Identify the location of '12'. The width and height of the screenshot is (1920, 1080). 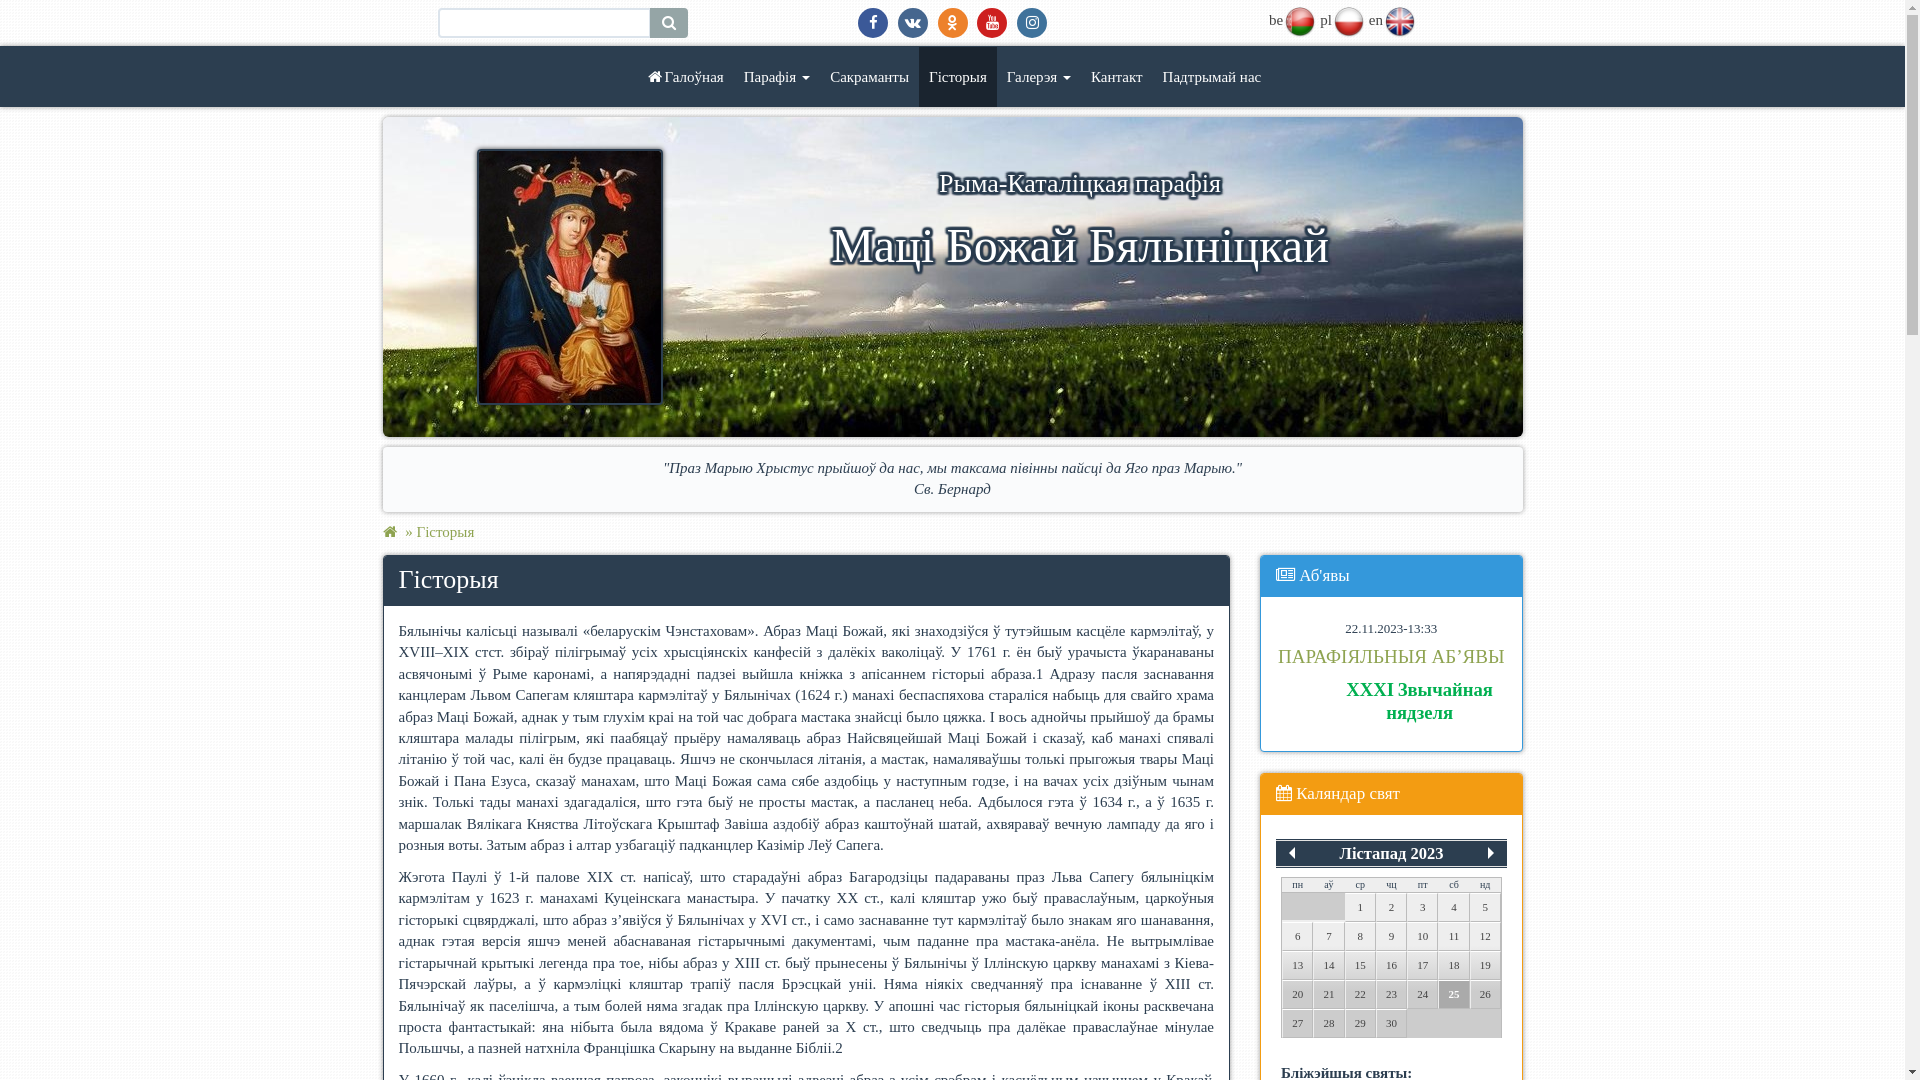
(1485, 936).